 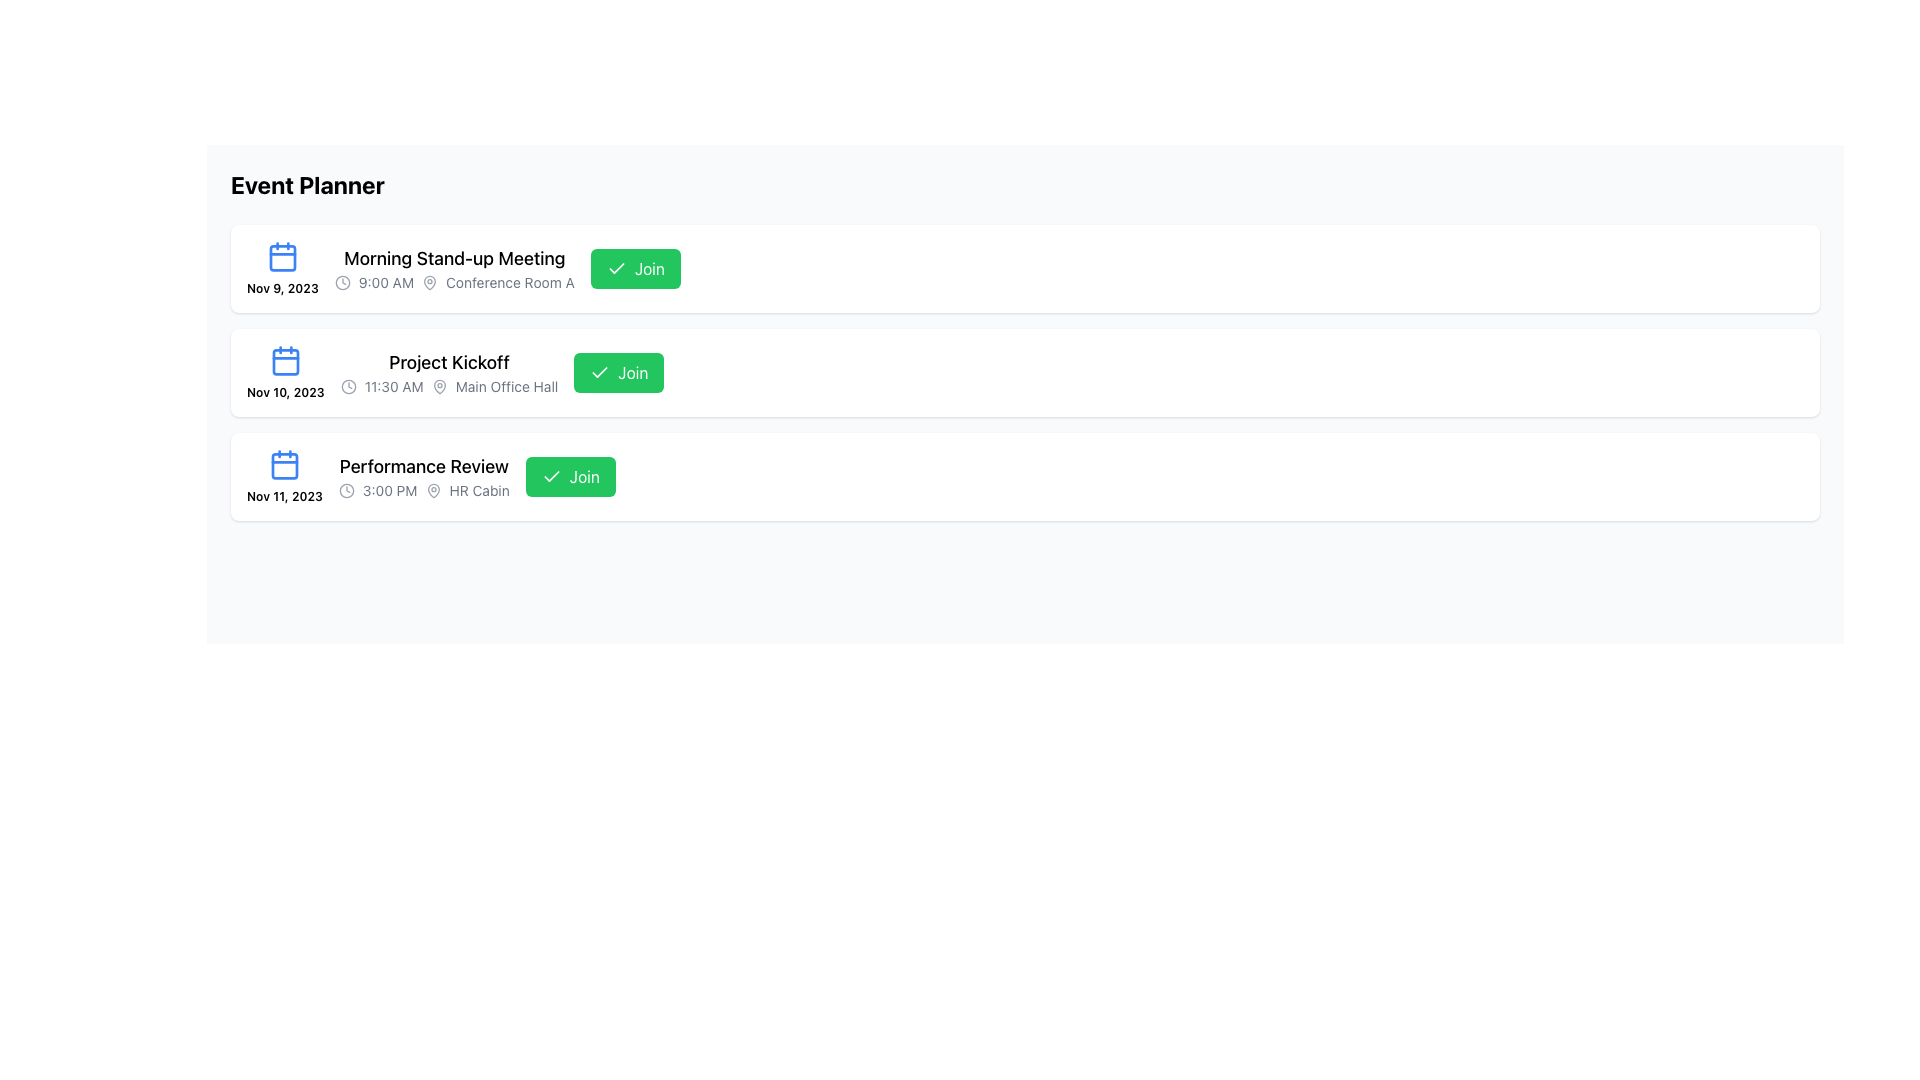 What do you see at coordinates (438, 386) in the screenshot?
I see `the gray map pin icon located near the text 'Main Office Hall' in the second event card titled 'Project Kickoff'` at bounding box center [438, 386].